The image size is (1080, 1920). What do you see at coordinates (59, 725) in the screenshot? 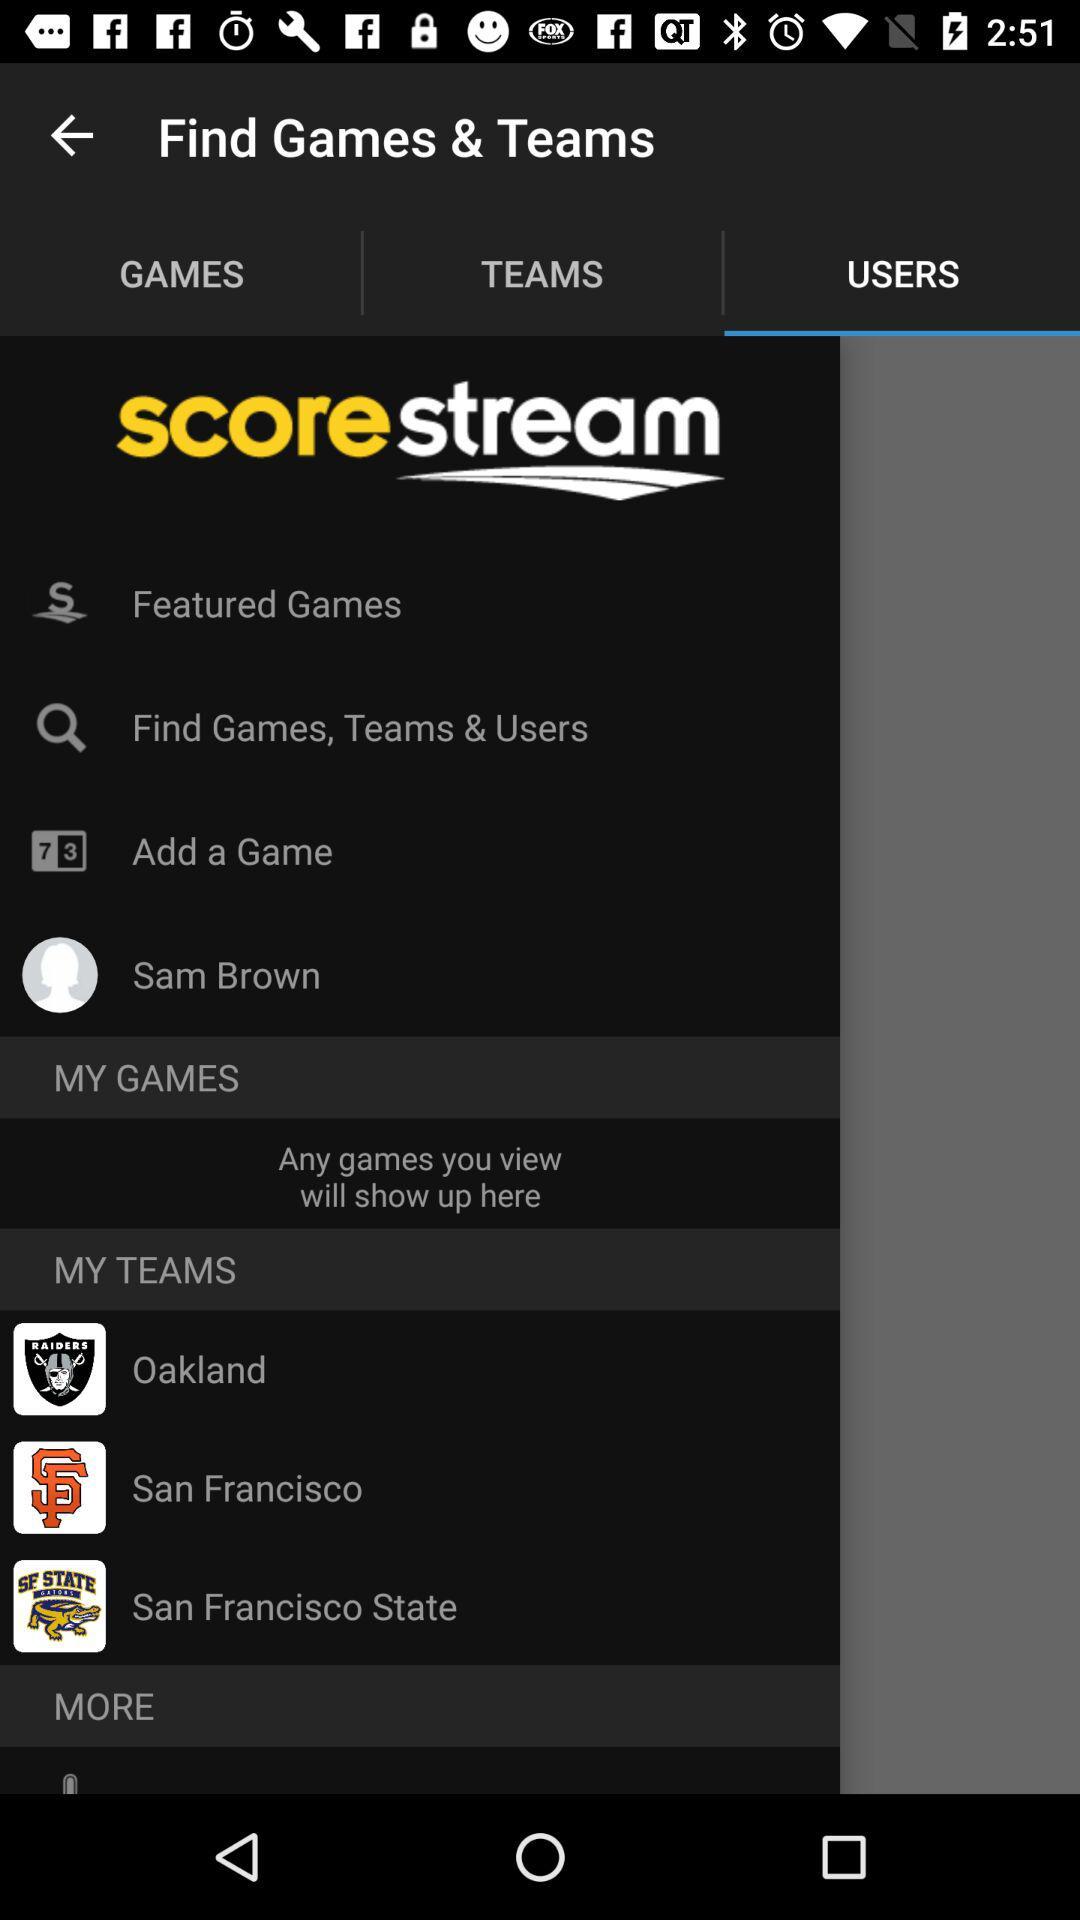
I see `option beside find` at bounding box center [59, 725].